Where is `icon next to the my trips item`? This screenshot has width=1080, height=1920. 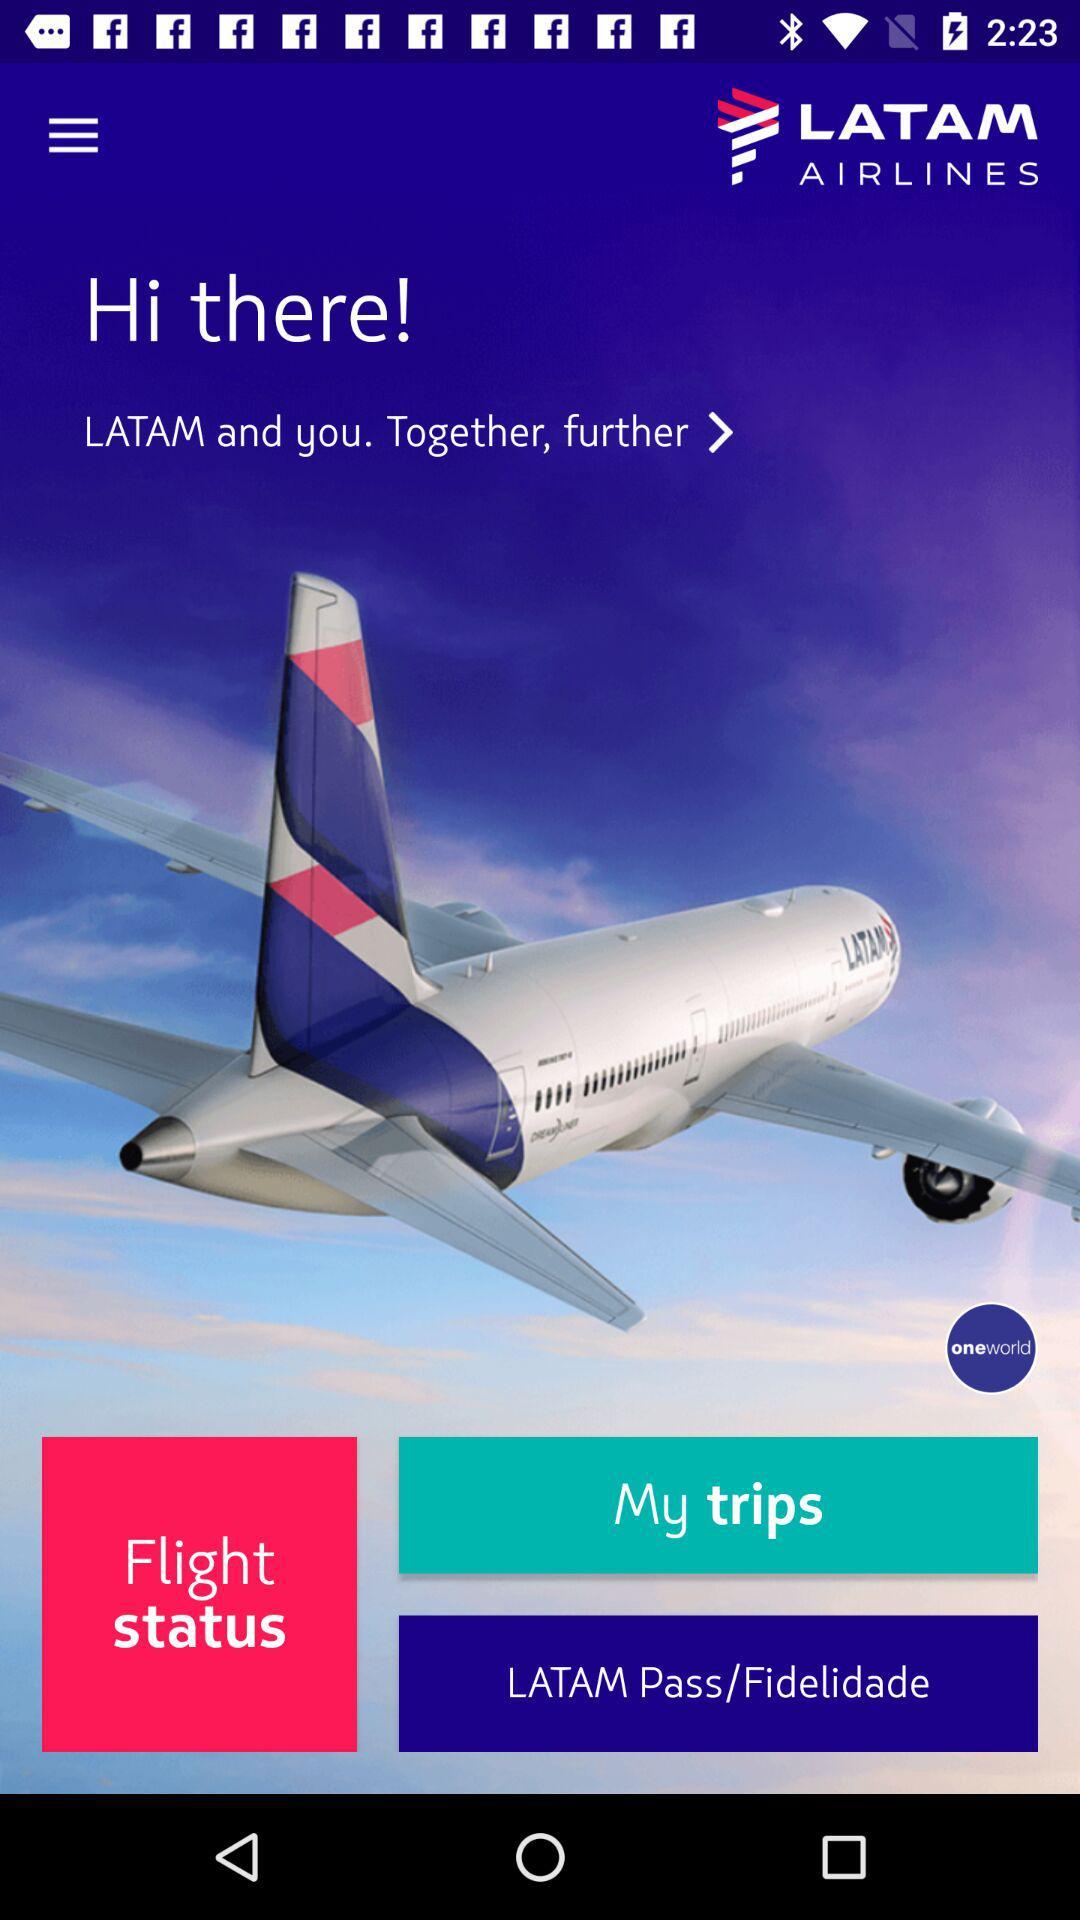
icon next to the my trips item is located at coordinates (199, 1593).